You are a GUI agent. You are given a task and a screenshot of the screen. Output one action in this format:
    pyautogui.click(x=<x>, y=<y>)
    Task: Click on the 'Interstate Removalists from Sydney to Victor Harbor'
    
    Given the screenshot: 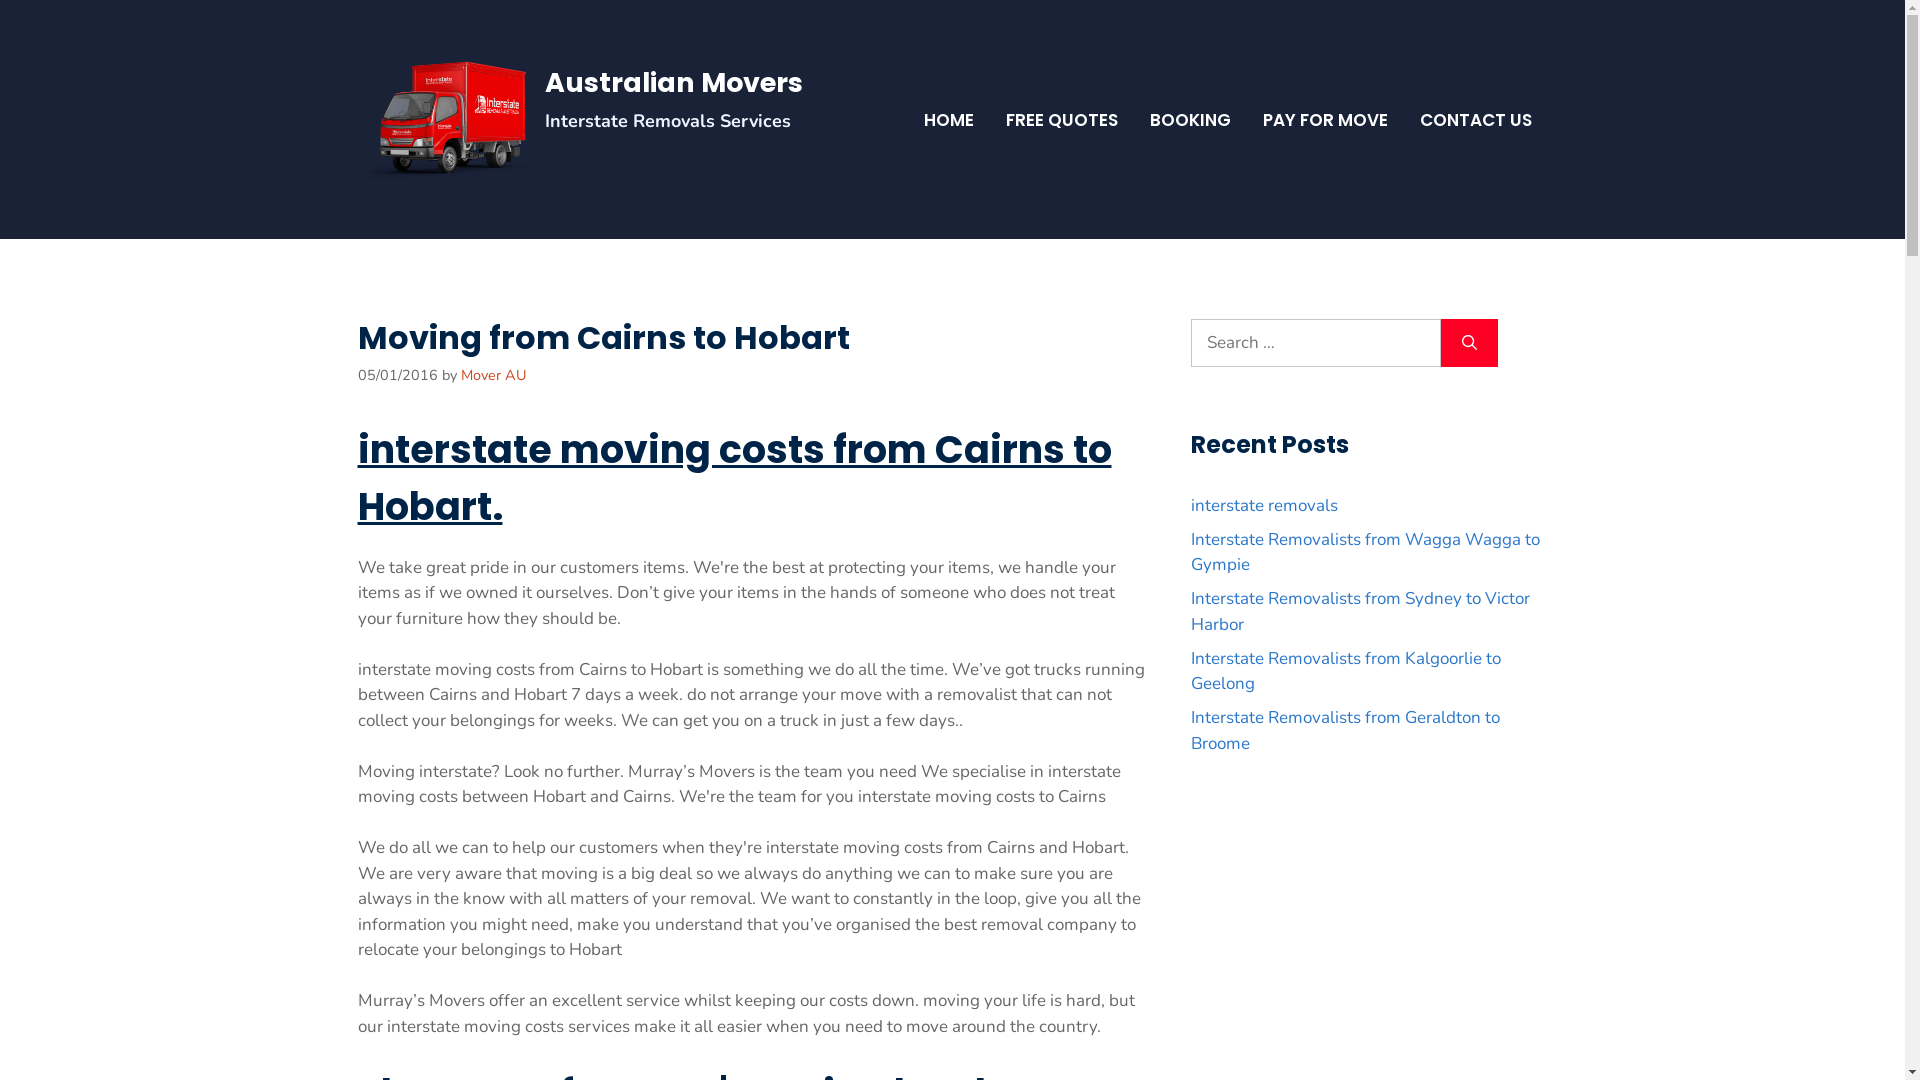 What is the action you would take?
    pyautogui.click(x=1359, y=610)
    